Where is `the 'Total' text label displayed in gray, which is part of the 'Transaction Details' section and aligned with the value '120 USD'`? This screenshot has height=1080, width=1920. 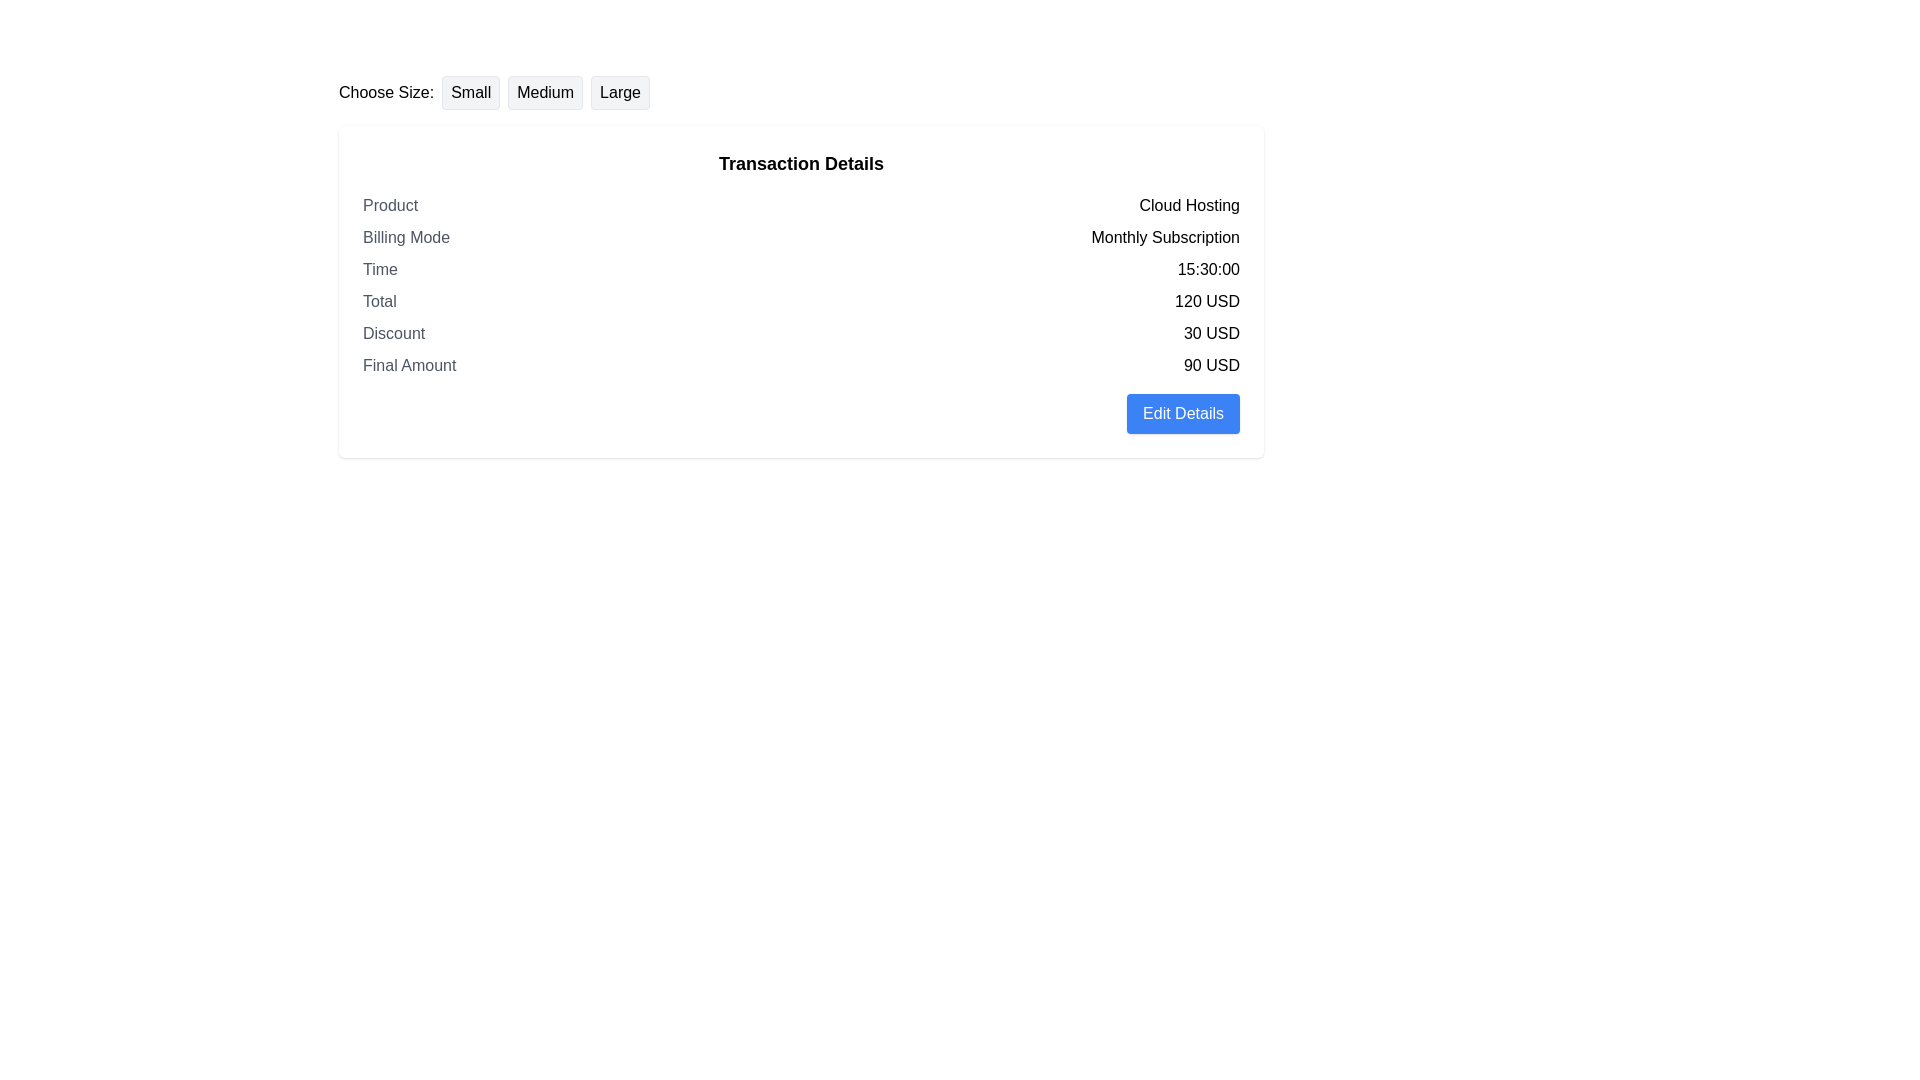
the 'Total' text label displayed in gray, which is part of the 'Transaction Details' section and aligned with the value '120 USD' is located at coordinates (379, 301).